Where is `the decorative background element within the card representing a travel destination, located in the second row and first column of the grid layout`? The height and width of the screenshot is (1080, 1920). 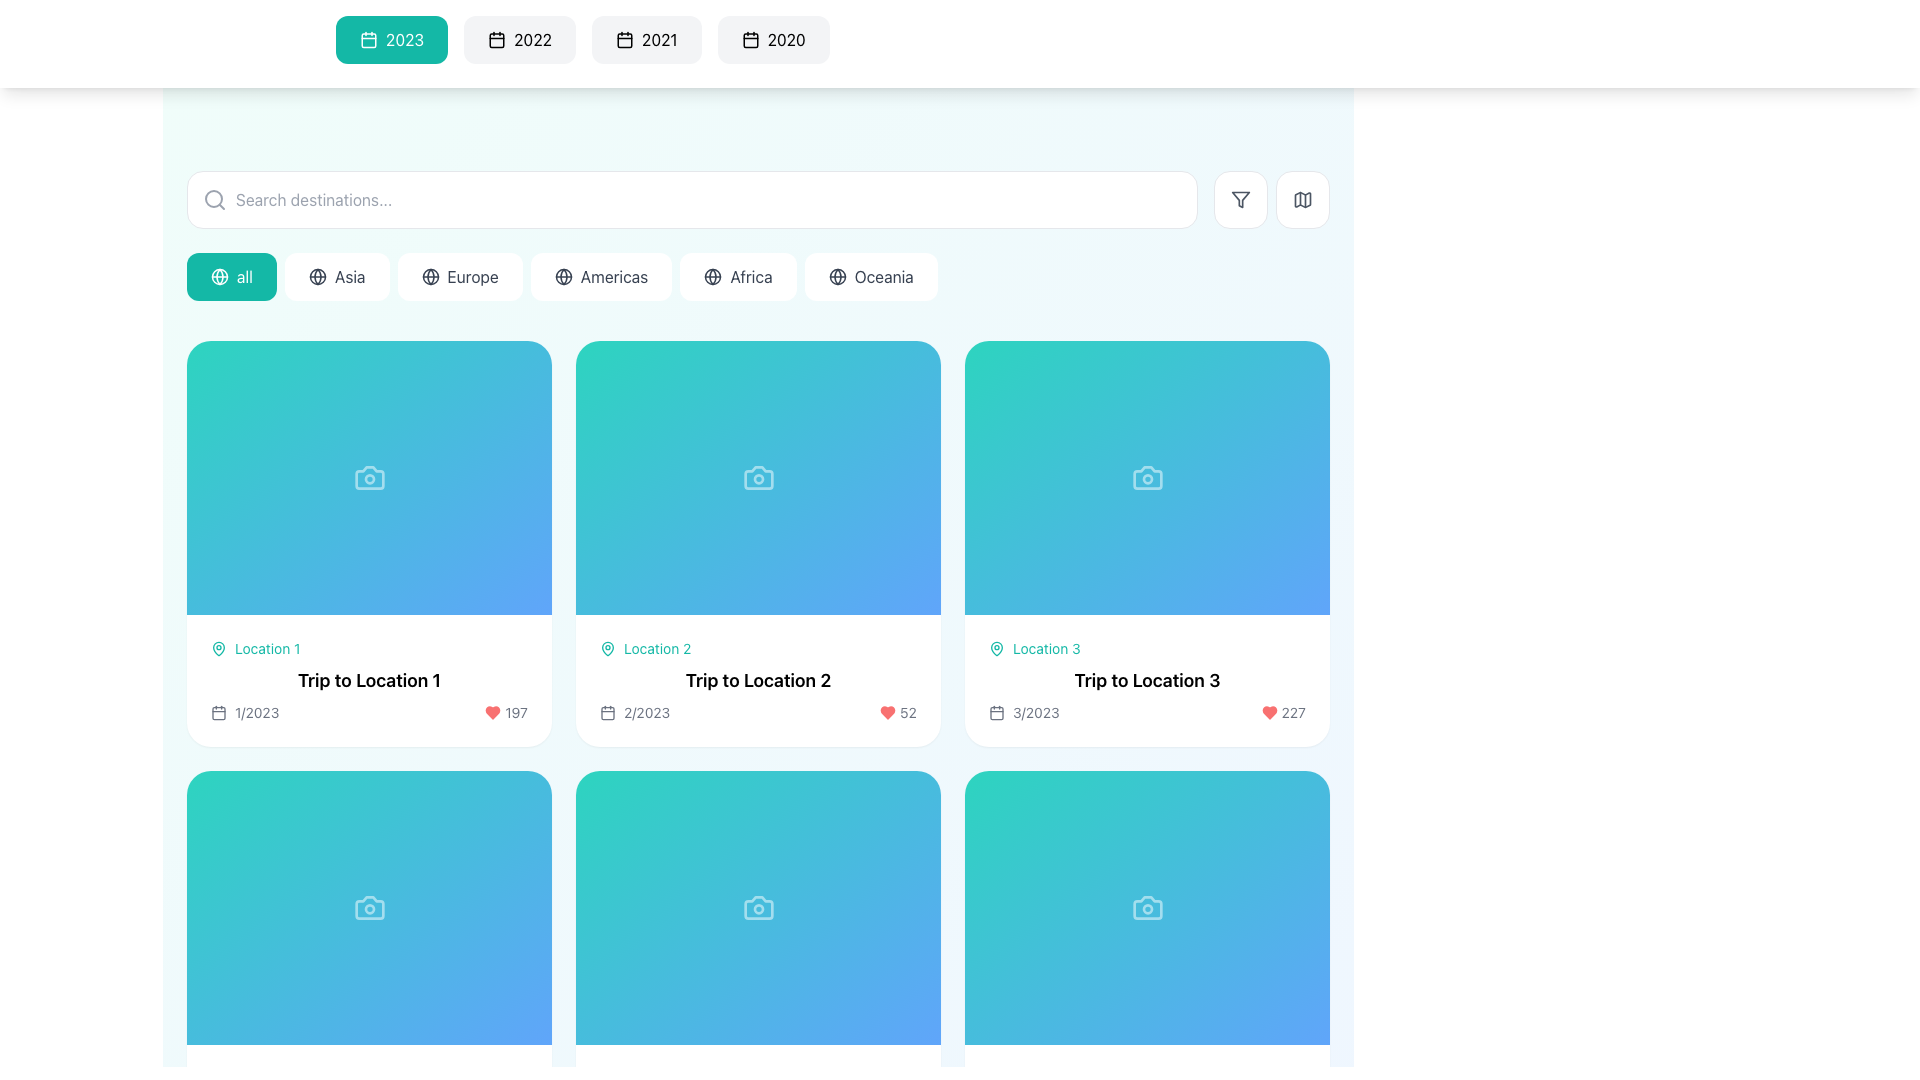
the decorative background element within the card representing a travel destination, located in the second row and first column of the grid layout is located at coordinates (757, 907).